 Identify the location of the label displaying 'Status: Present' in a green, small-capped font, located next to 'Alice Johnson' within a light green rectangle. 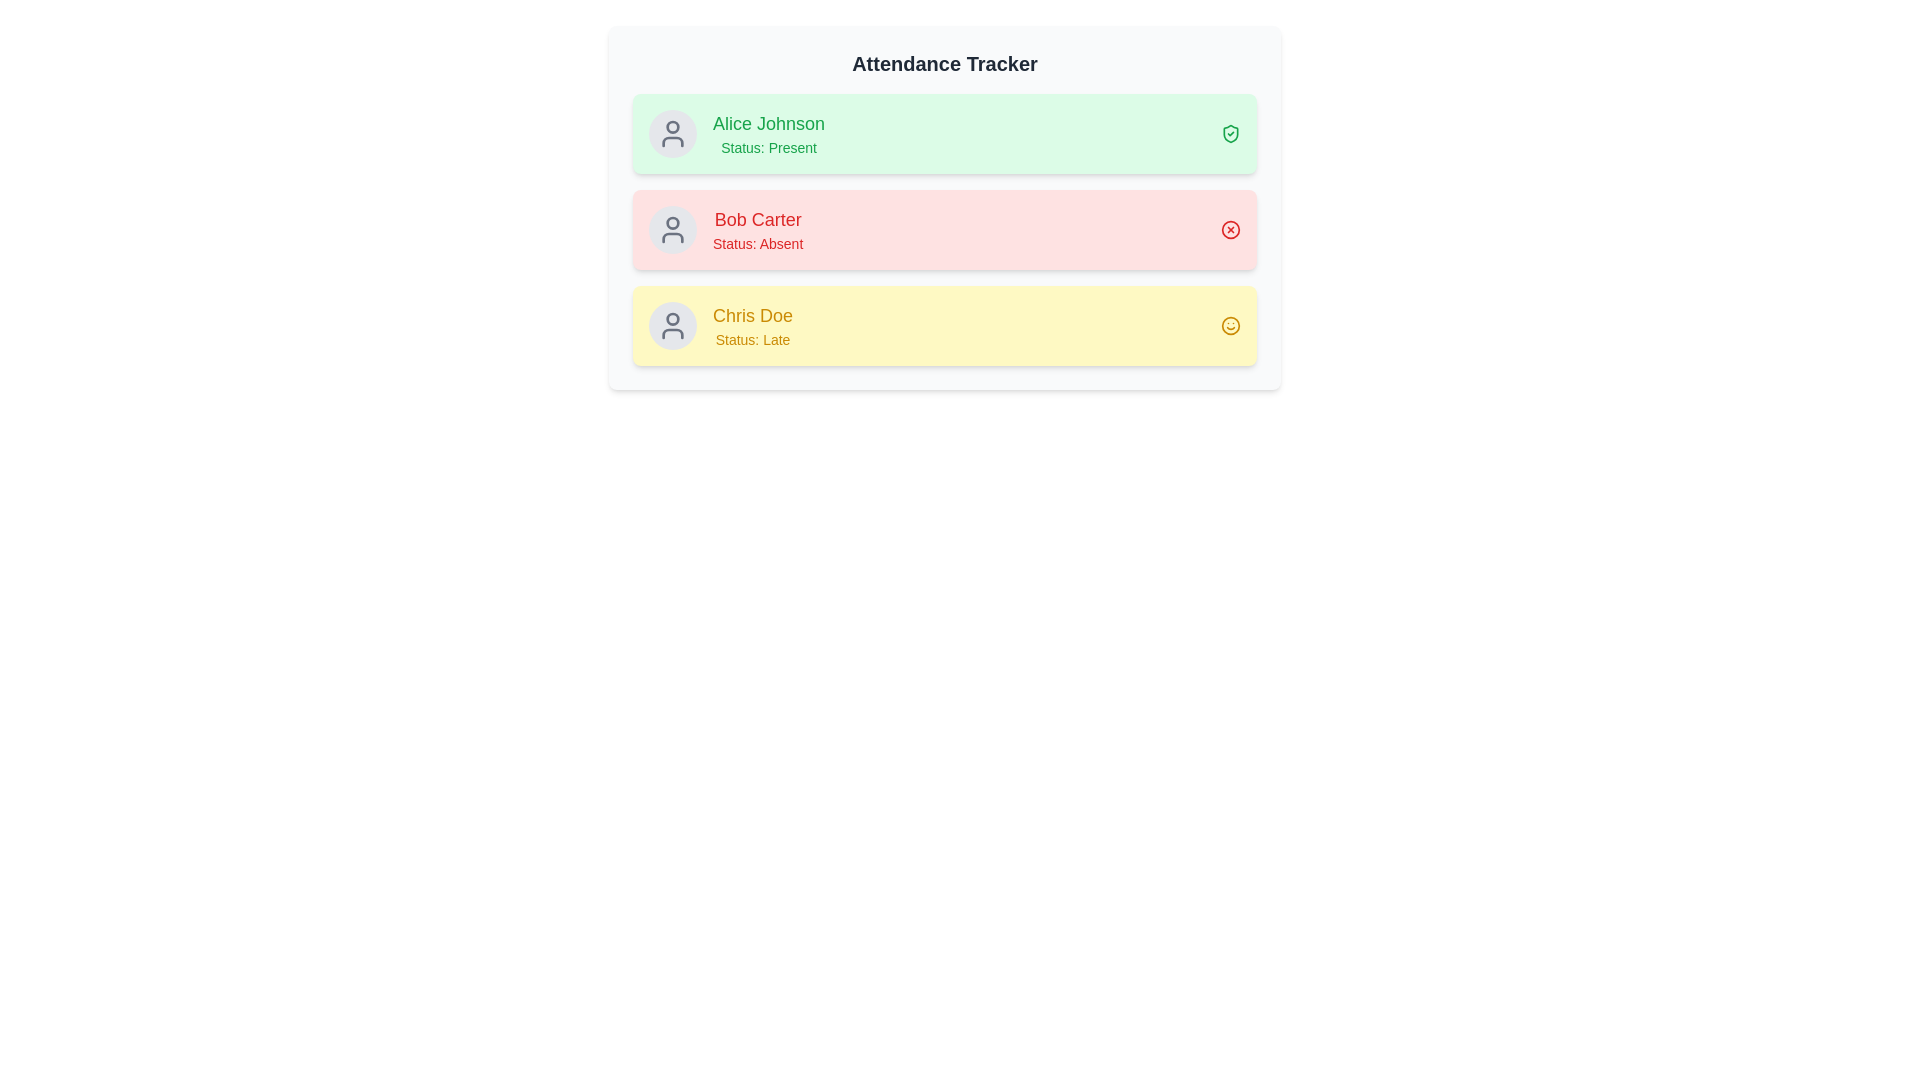
(767, 146).